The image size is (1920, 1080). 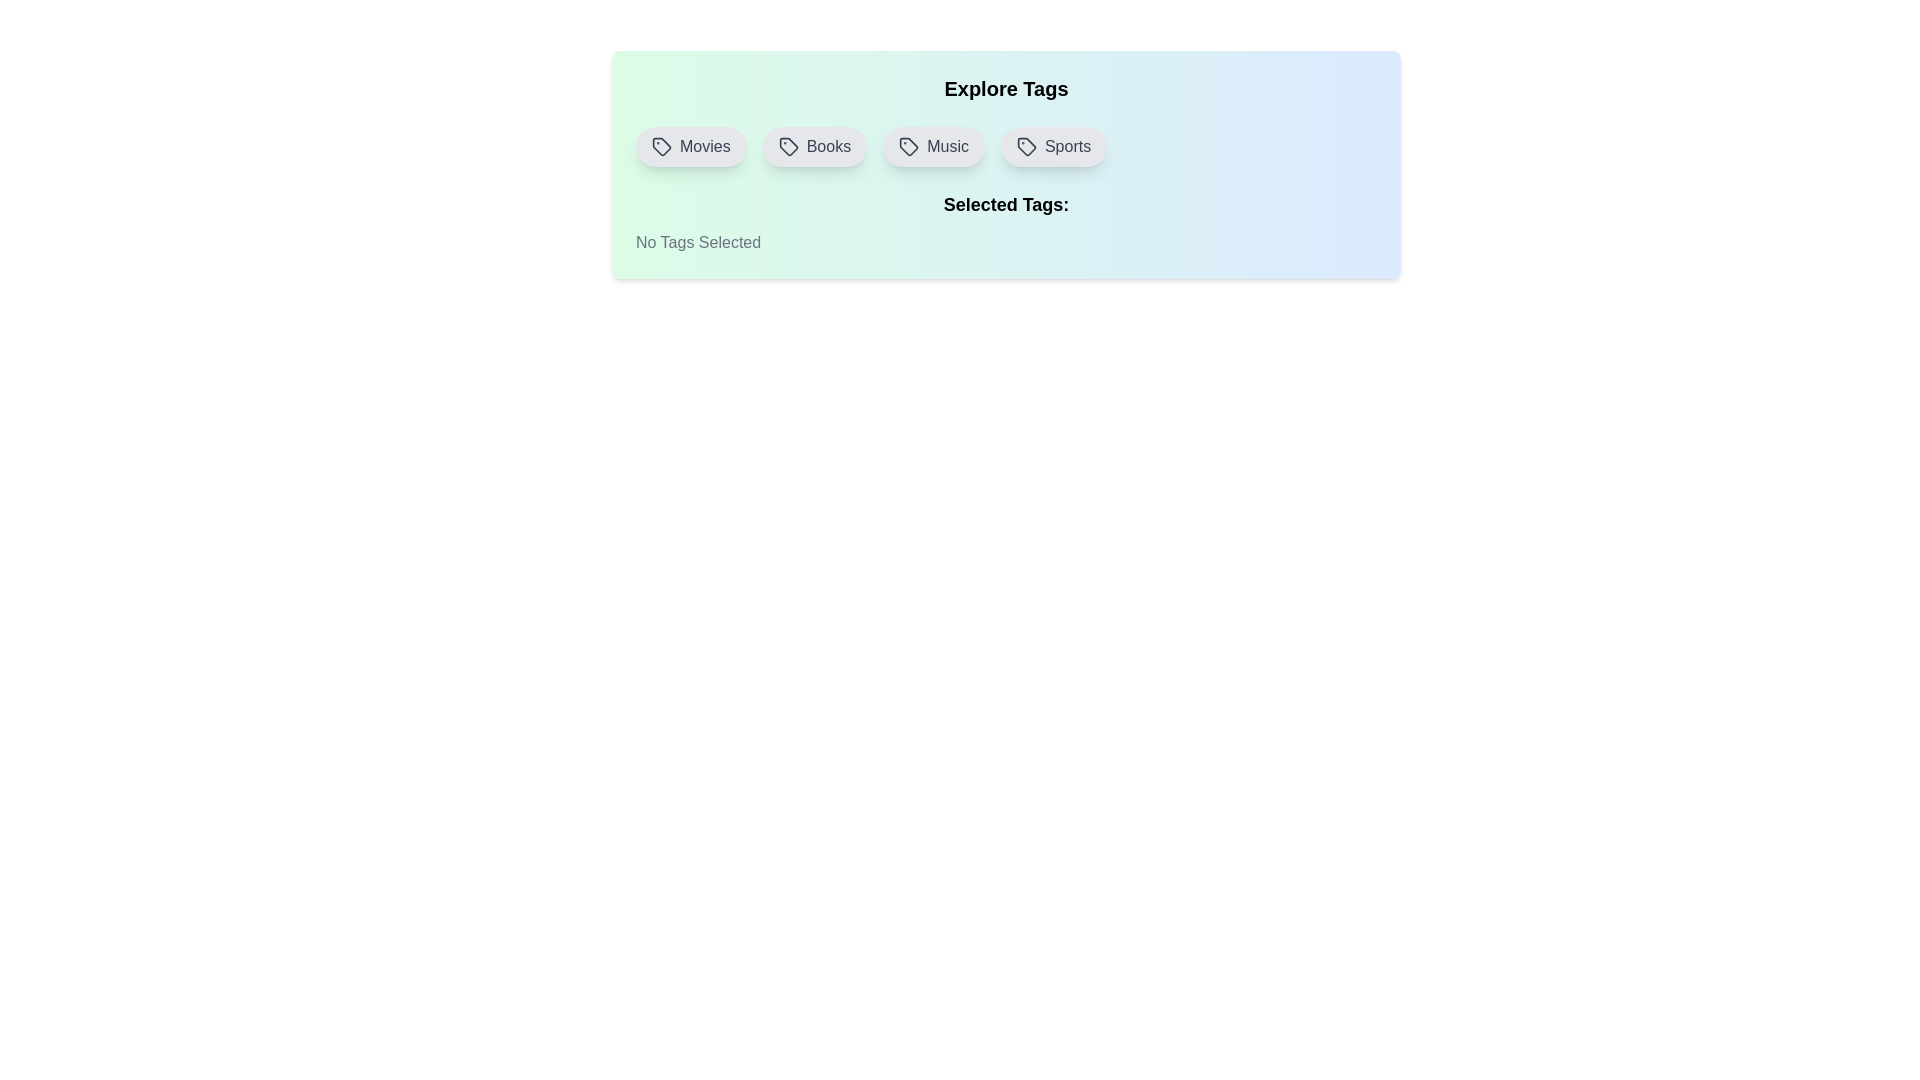 I want to click on the tag-shaped icon located in the 'Explore Tags' section, positioned to the left of the text 'Sports', so click(x=1027, y=145).